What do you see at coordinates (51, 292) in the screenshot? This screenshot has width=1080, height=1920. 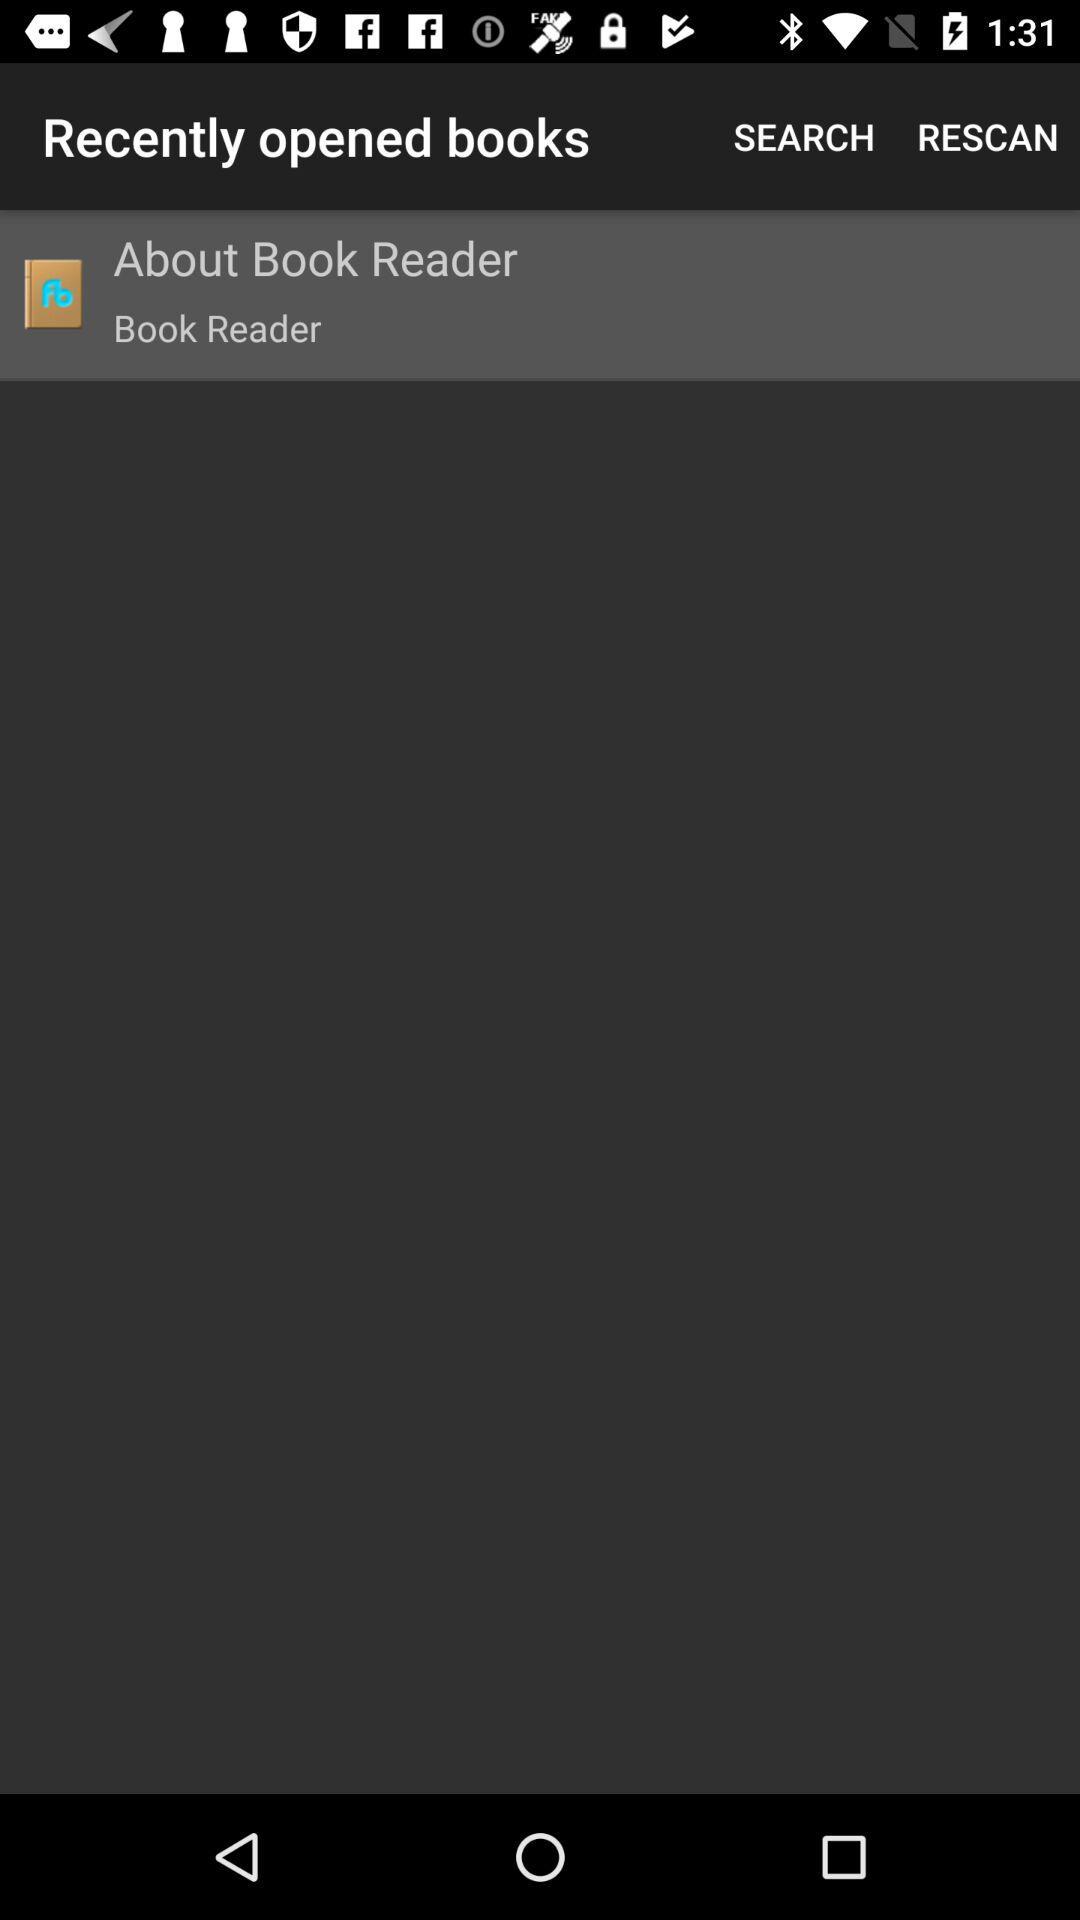 I see `icon to the left of the about book reader` at bounding box center [51, 292].